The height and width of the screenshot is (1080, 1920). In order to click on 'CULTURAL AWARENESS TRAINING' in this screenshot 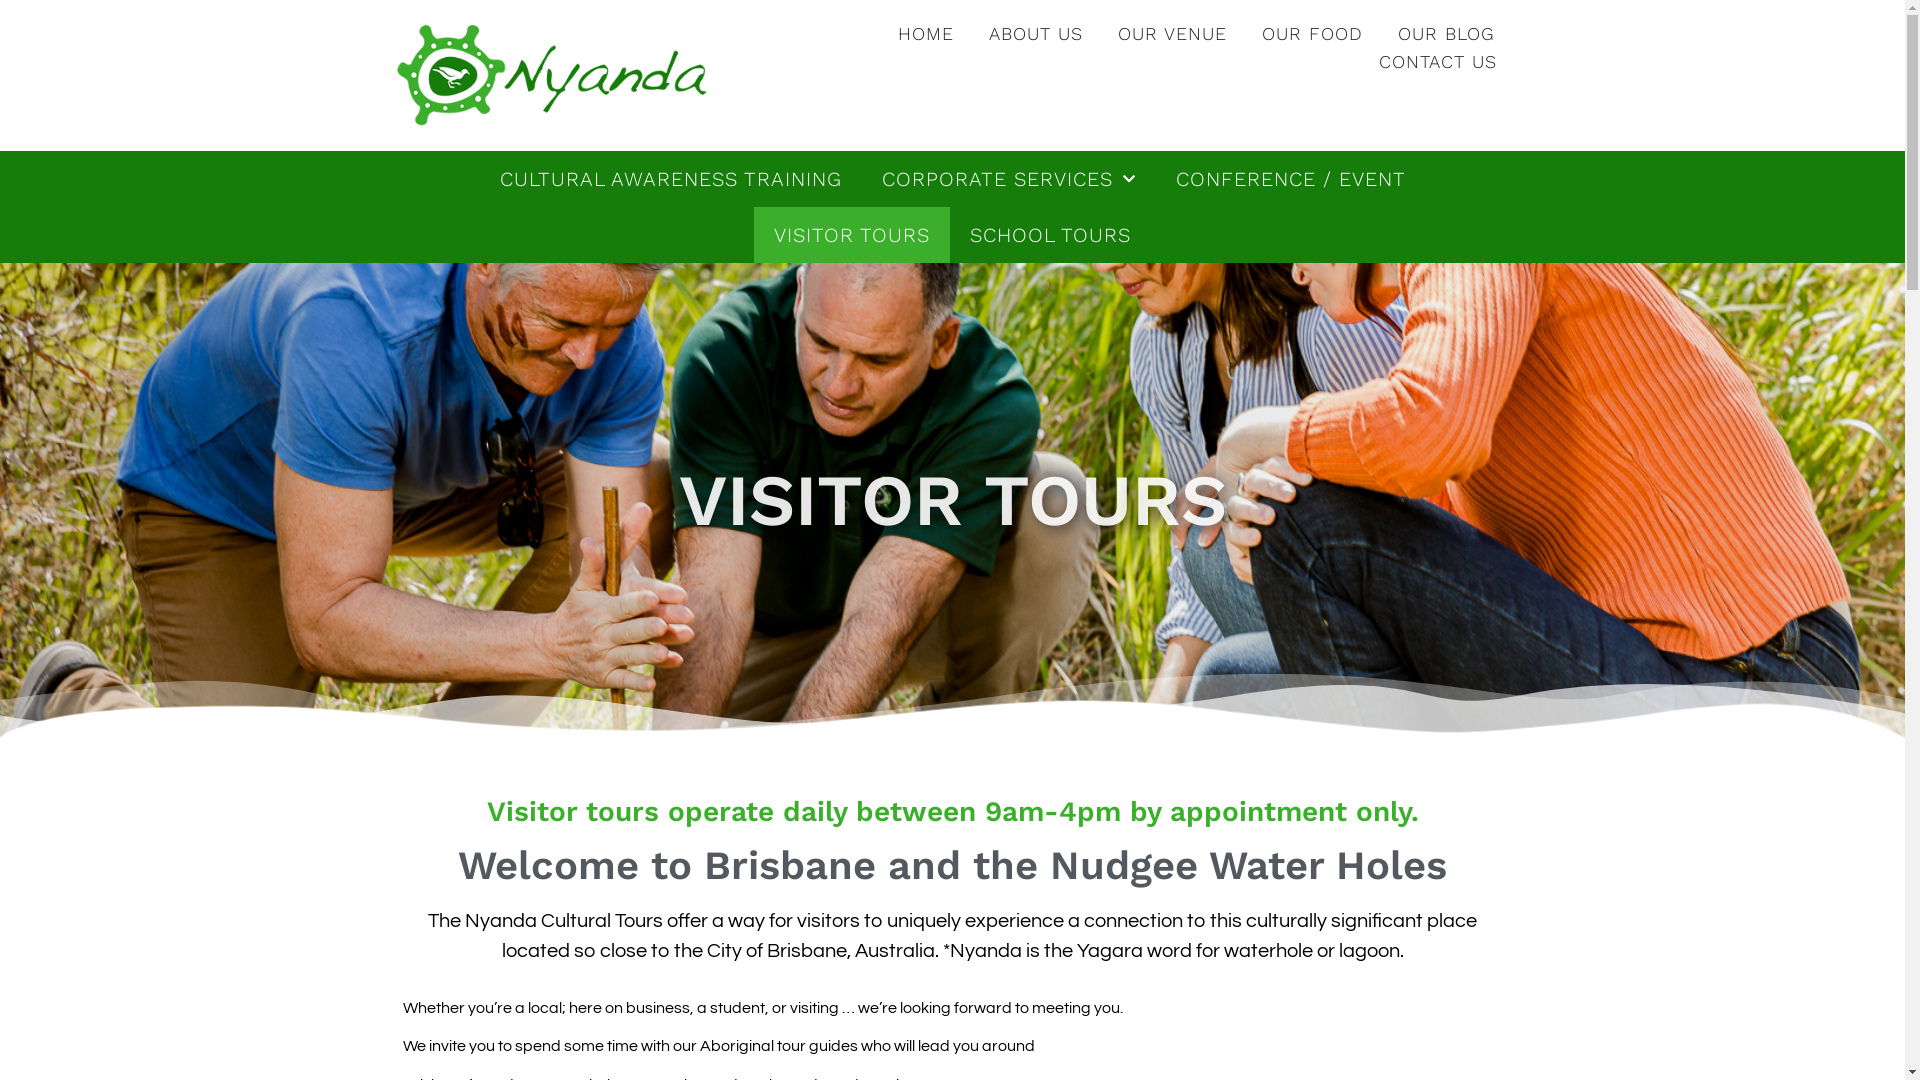, I will do `click(671, 177)`.